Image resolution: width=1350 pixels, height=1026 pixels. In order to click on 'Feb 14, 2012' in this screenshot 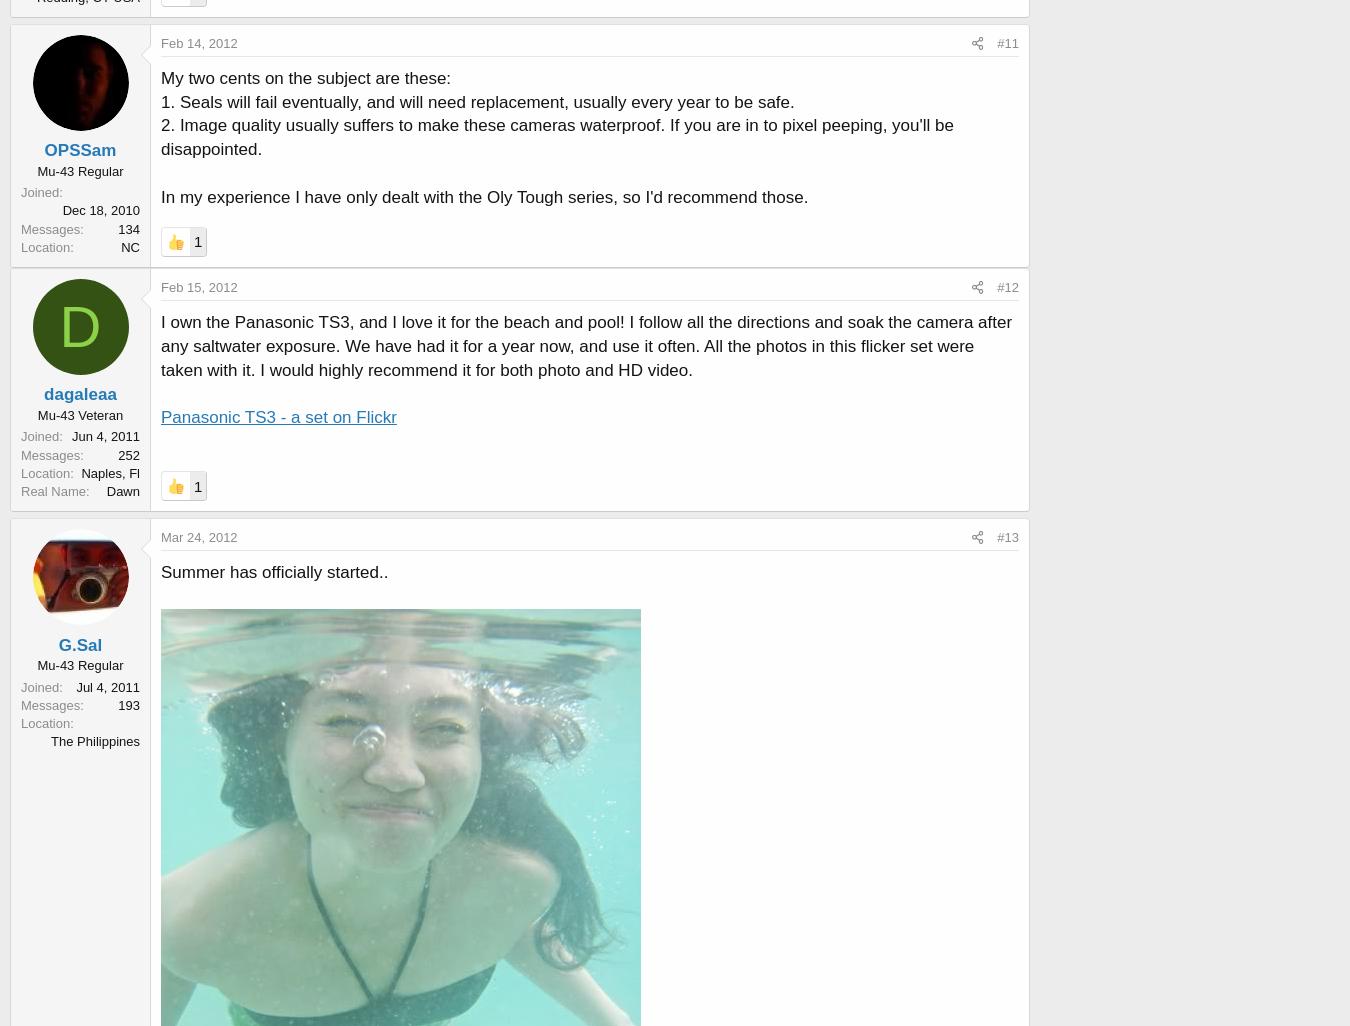, I will do `click(198, 42)`.